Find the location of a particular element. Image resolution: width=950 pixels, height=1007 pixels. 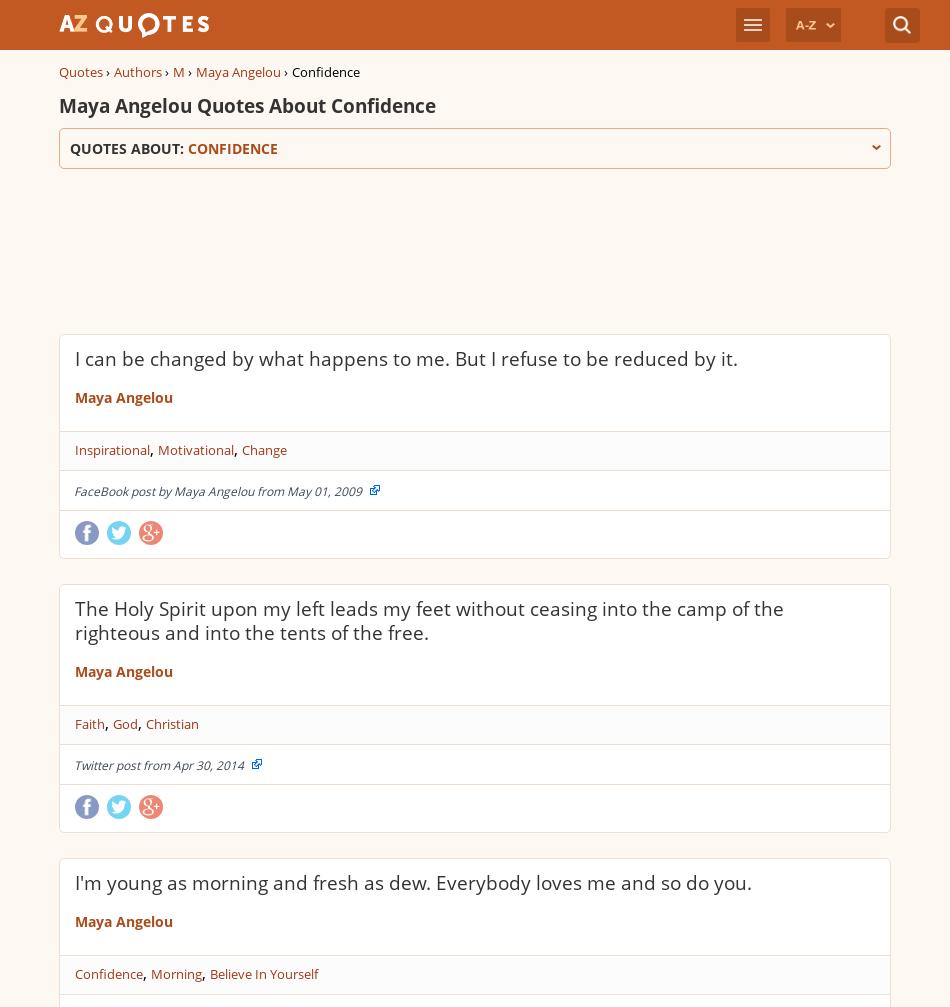

'Change' is located at coordinates (263, 450).